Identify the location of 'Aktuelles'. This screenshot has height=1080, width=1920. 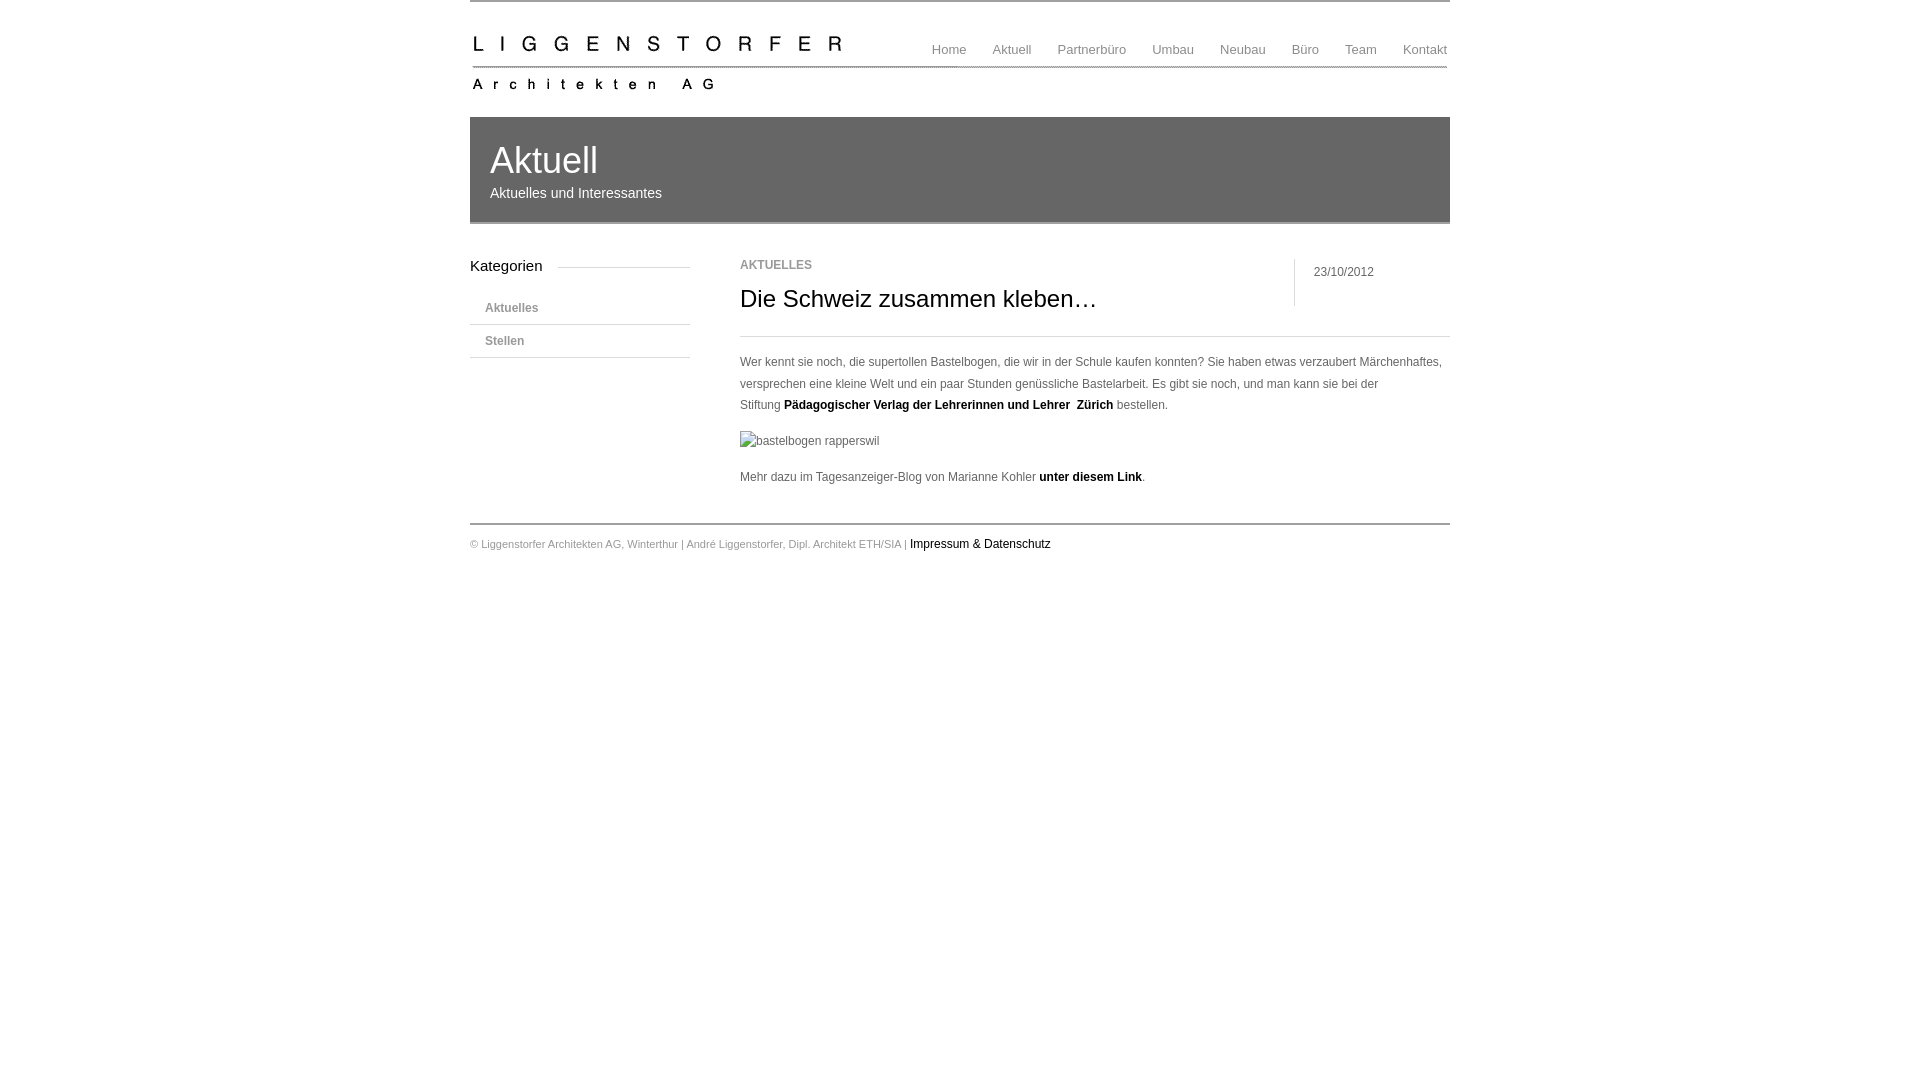
(579, 308).